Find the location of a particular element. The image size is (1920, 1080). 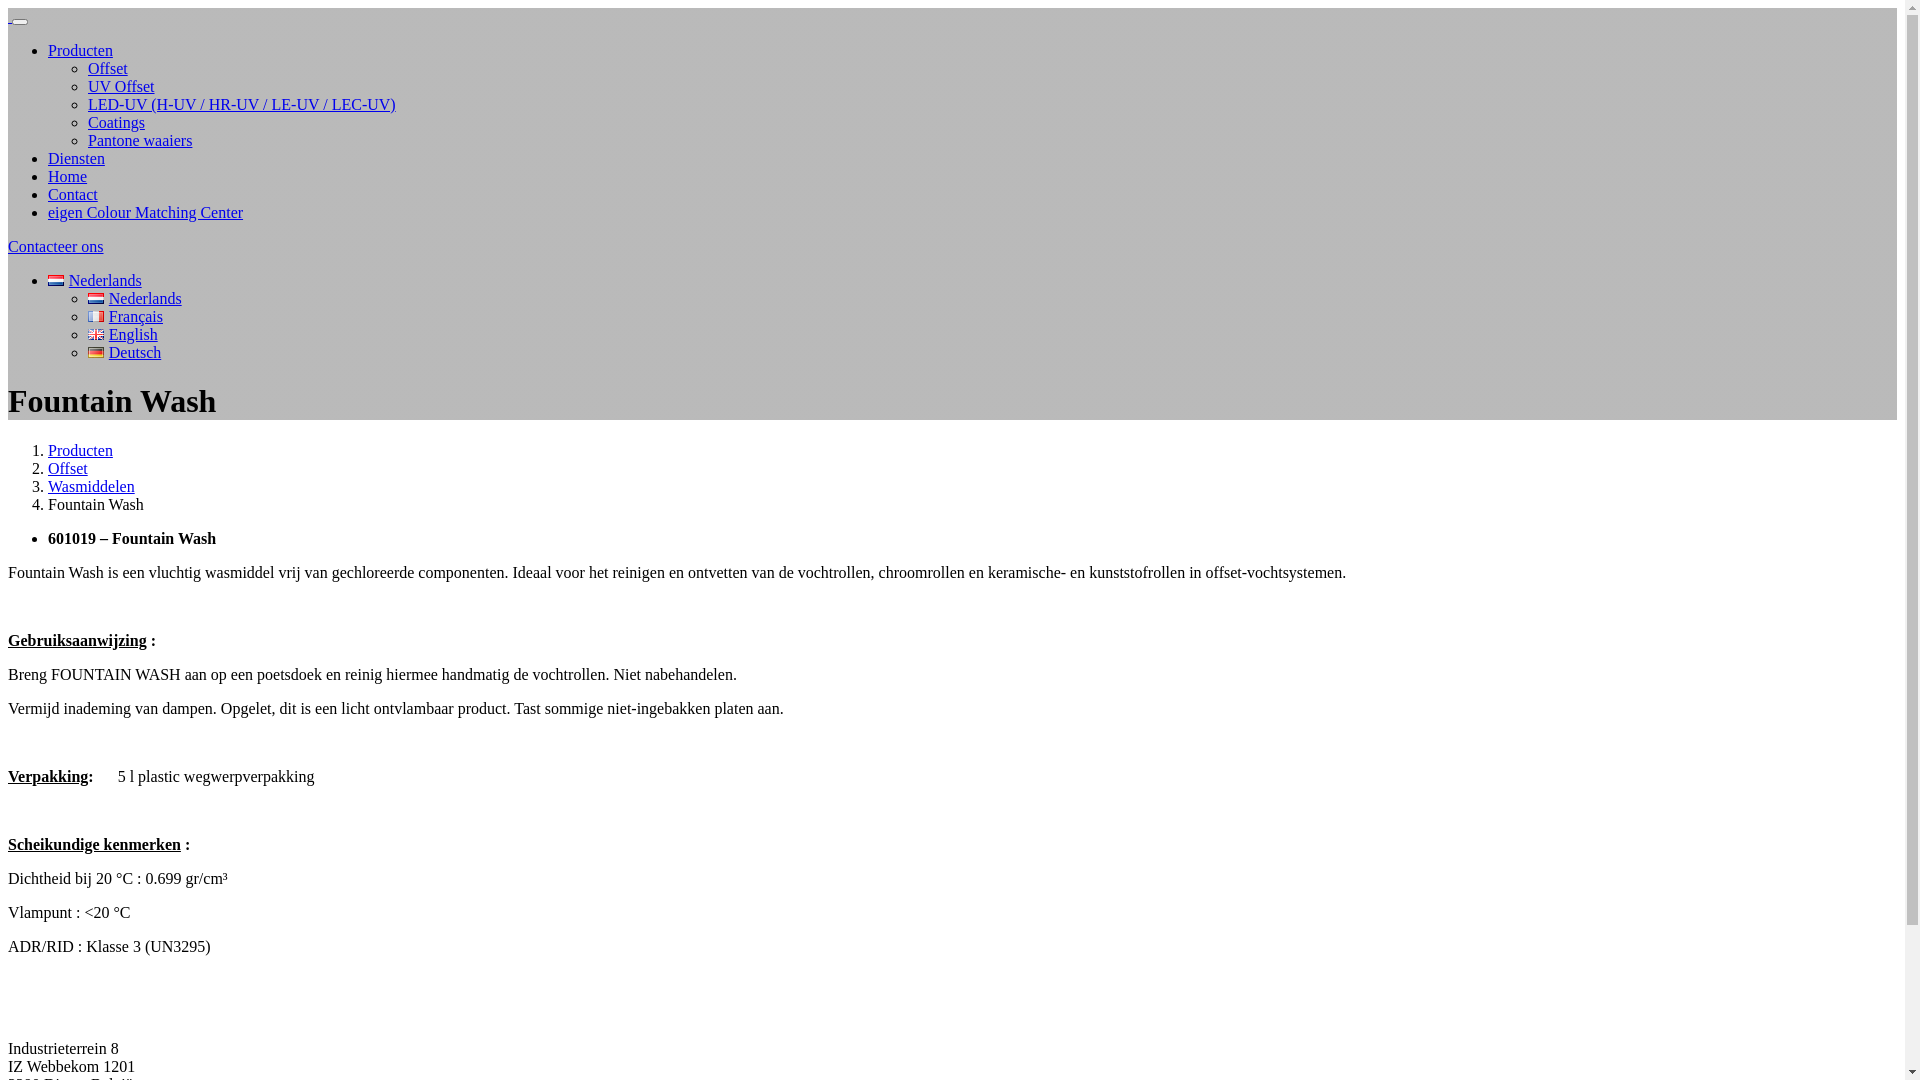

'Nederlands' is located at coordinates (56, 280).